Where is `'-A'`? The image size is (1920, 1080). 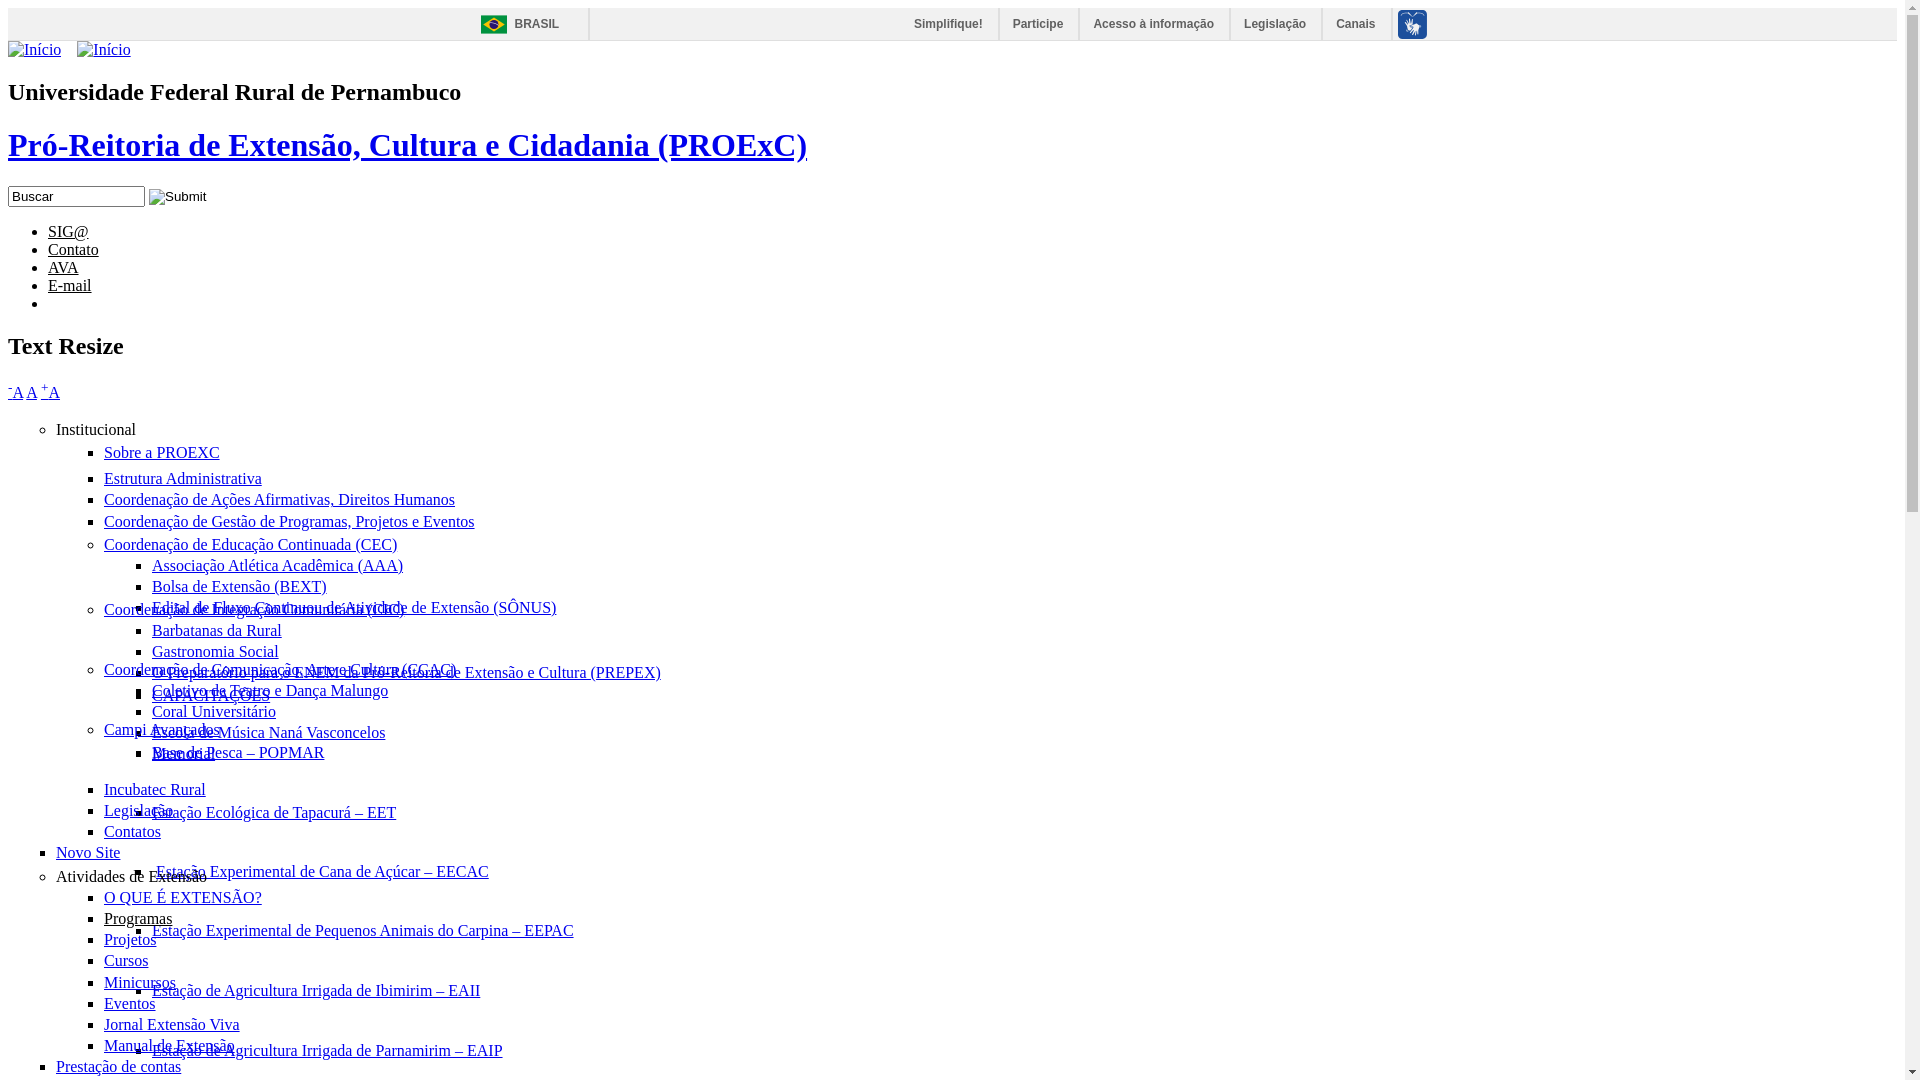 '-A' is located at coordinates (15, 392).